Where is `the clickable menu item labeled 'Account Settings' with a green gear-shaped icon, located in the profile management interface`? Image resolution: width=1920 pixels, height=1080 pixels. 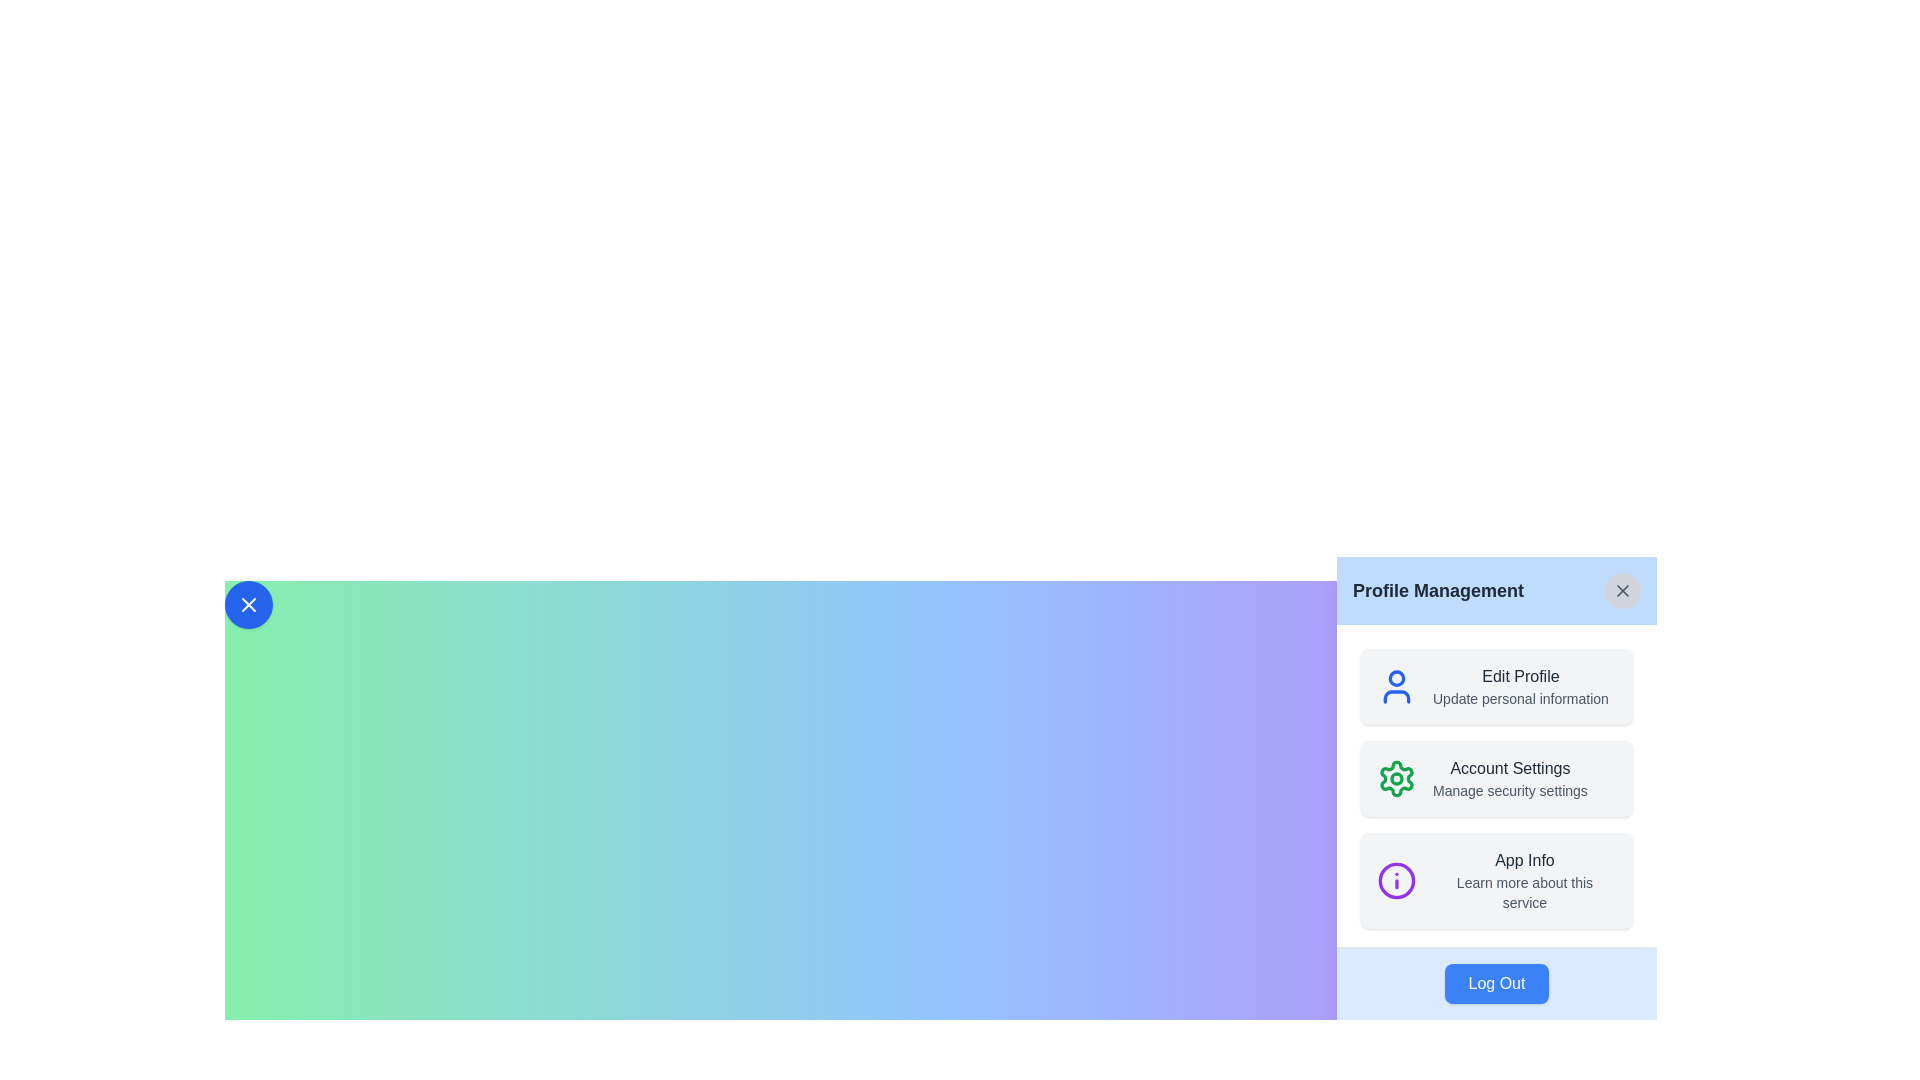
the clickable menu item labeled 'Account Settings' with a green gear-shaped icon, located in the profile management interface is located at coordinates (1497, 785).